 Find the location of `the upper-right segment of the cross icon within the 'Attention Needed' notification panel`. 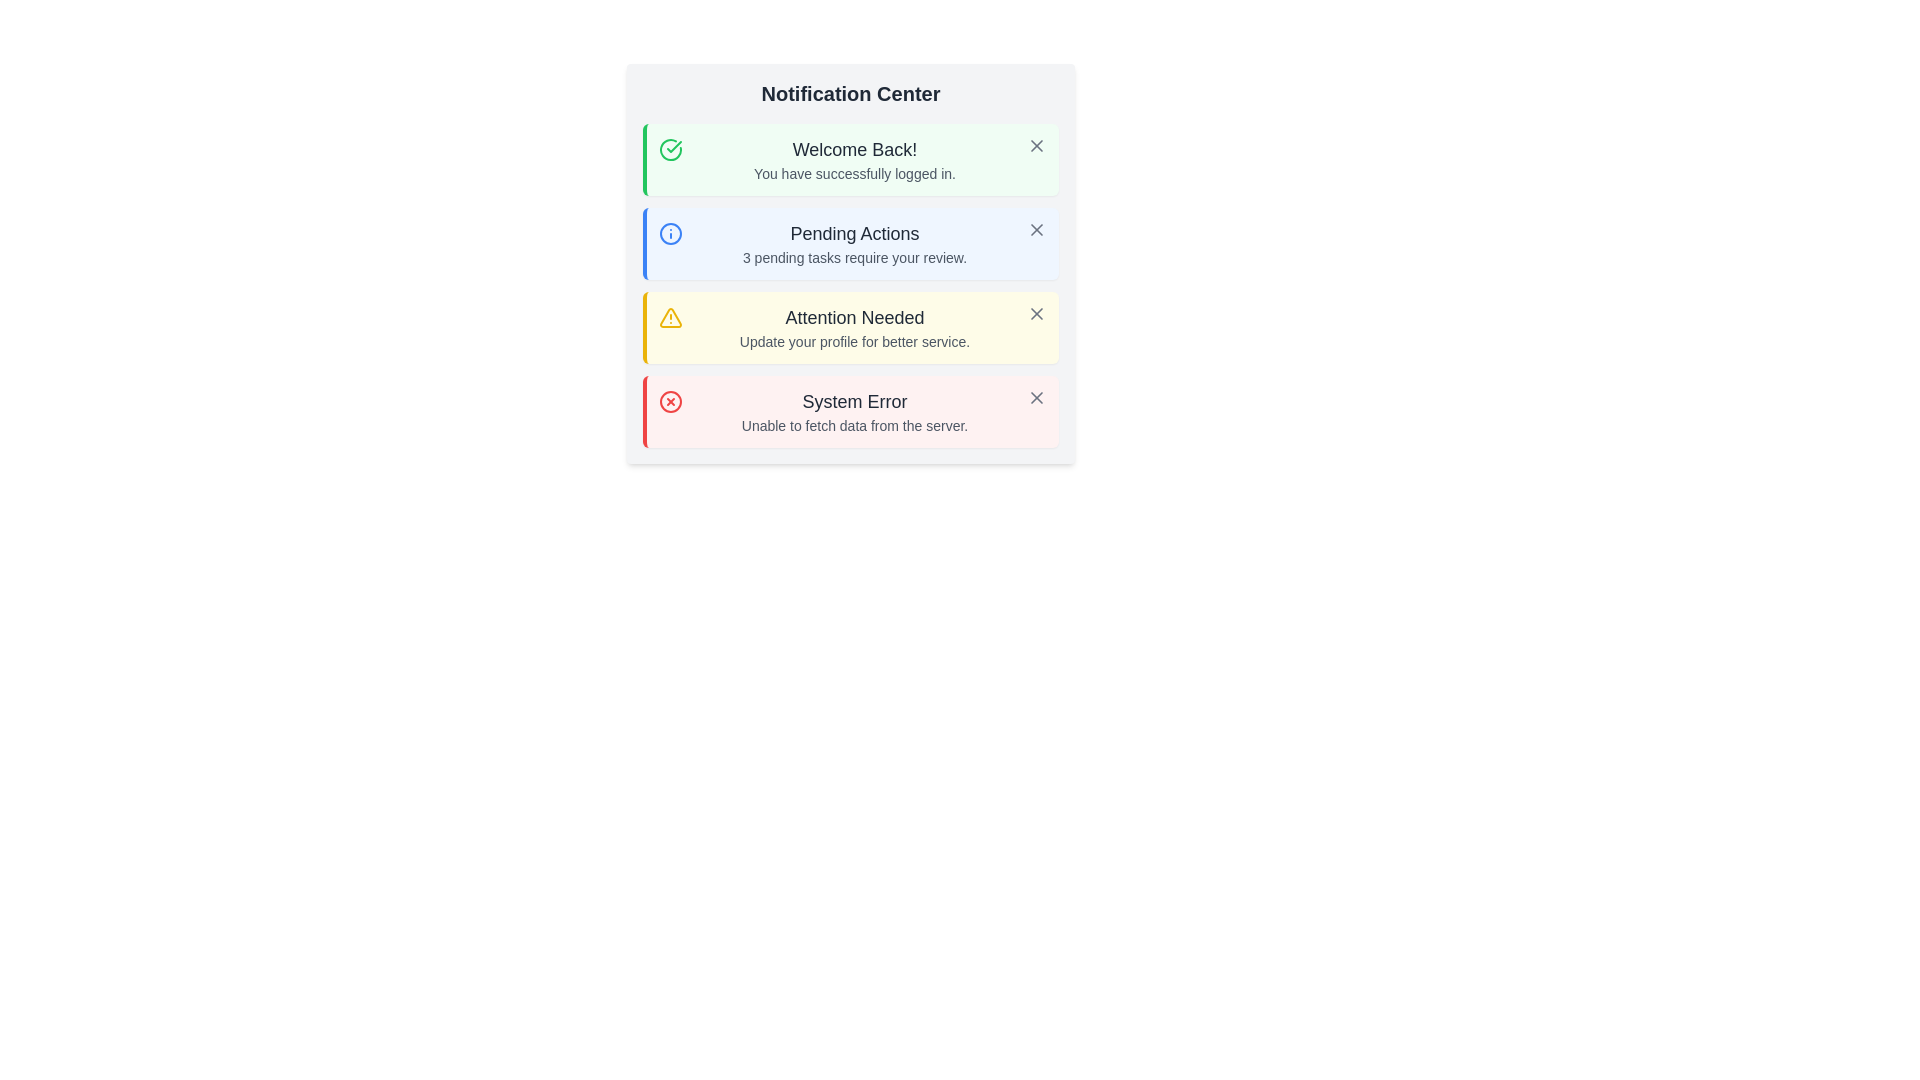

the upper-right segment of the cross icon within the 'Attention Needed' notification panel is located at coordinates (1036, 313).